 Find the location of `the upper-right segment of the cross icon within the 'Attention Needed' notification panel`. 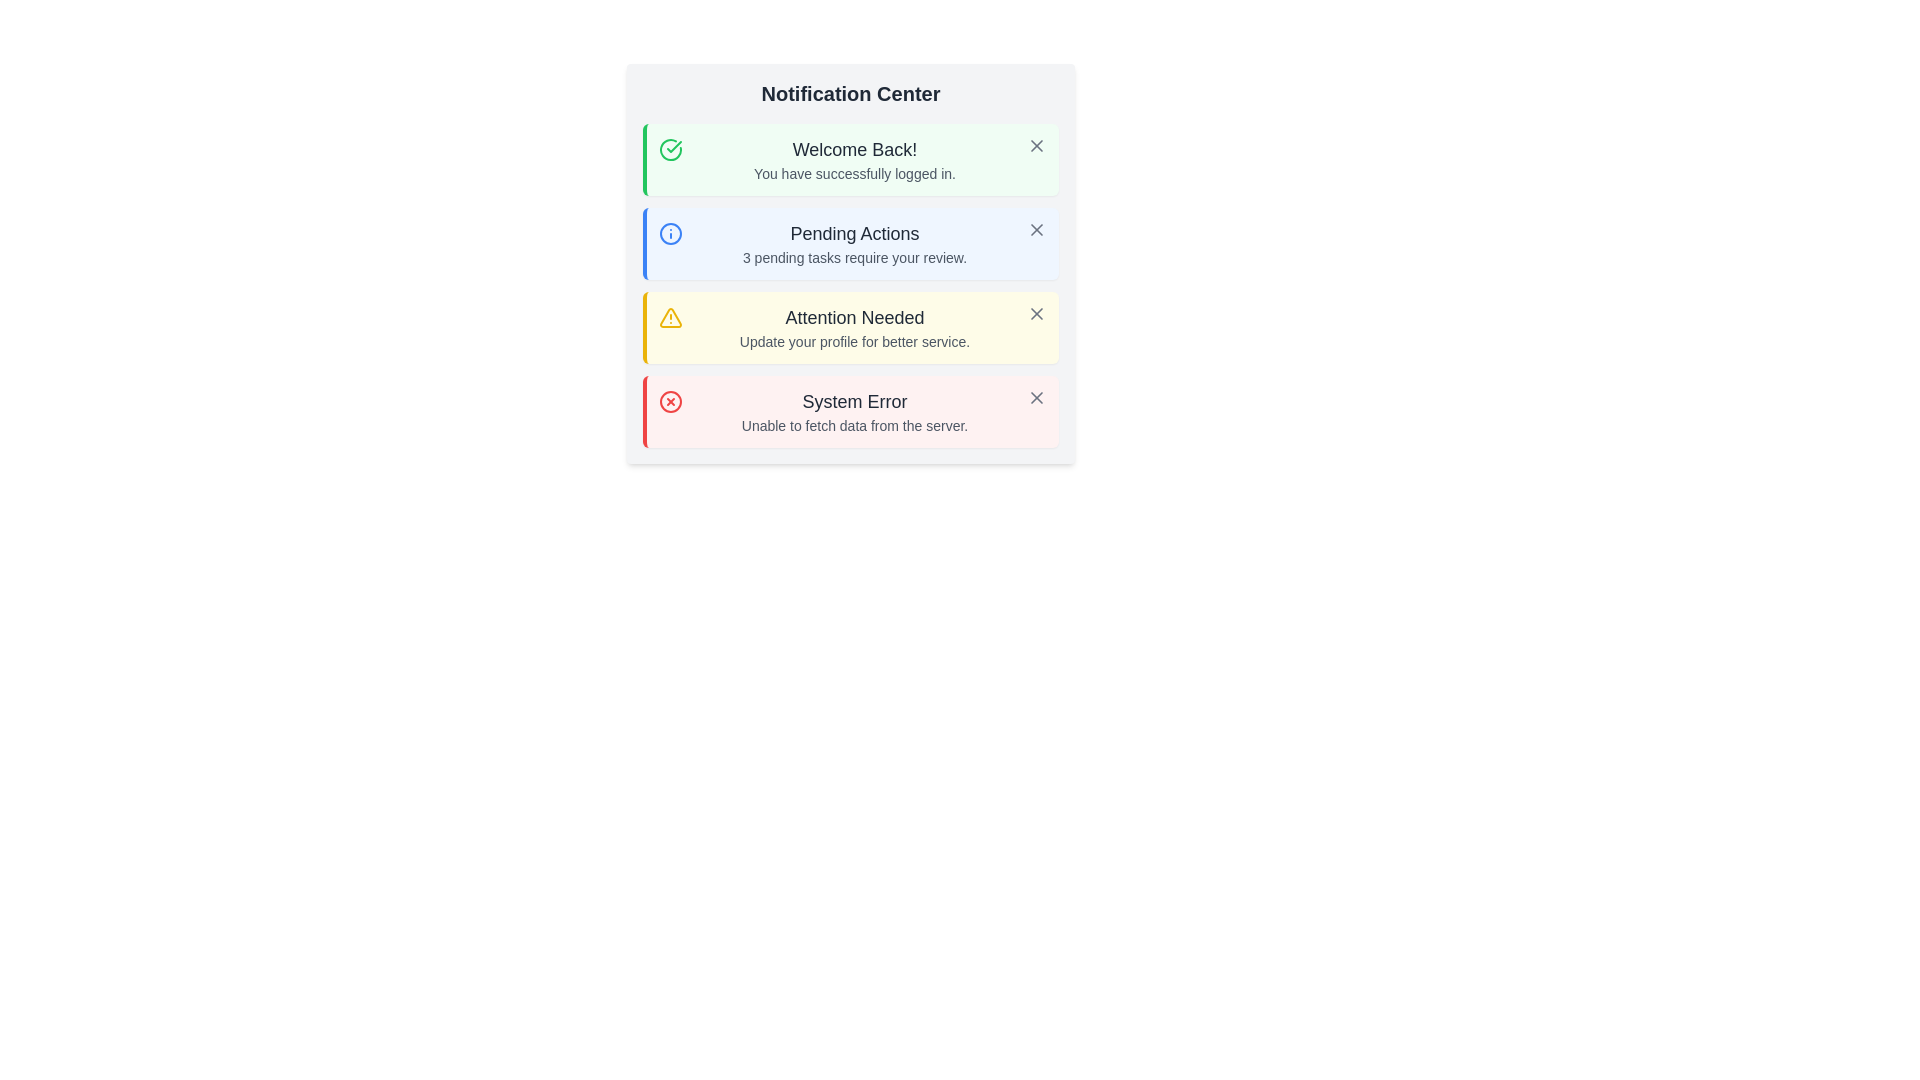

the upper-right segment of the cross icon within the 'Attention Needed' notification panel is located at coordinates (1036, 313).